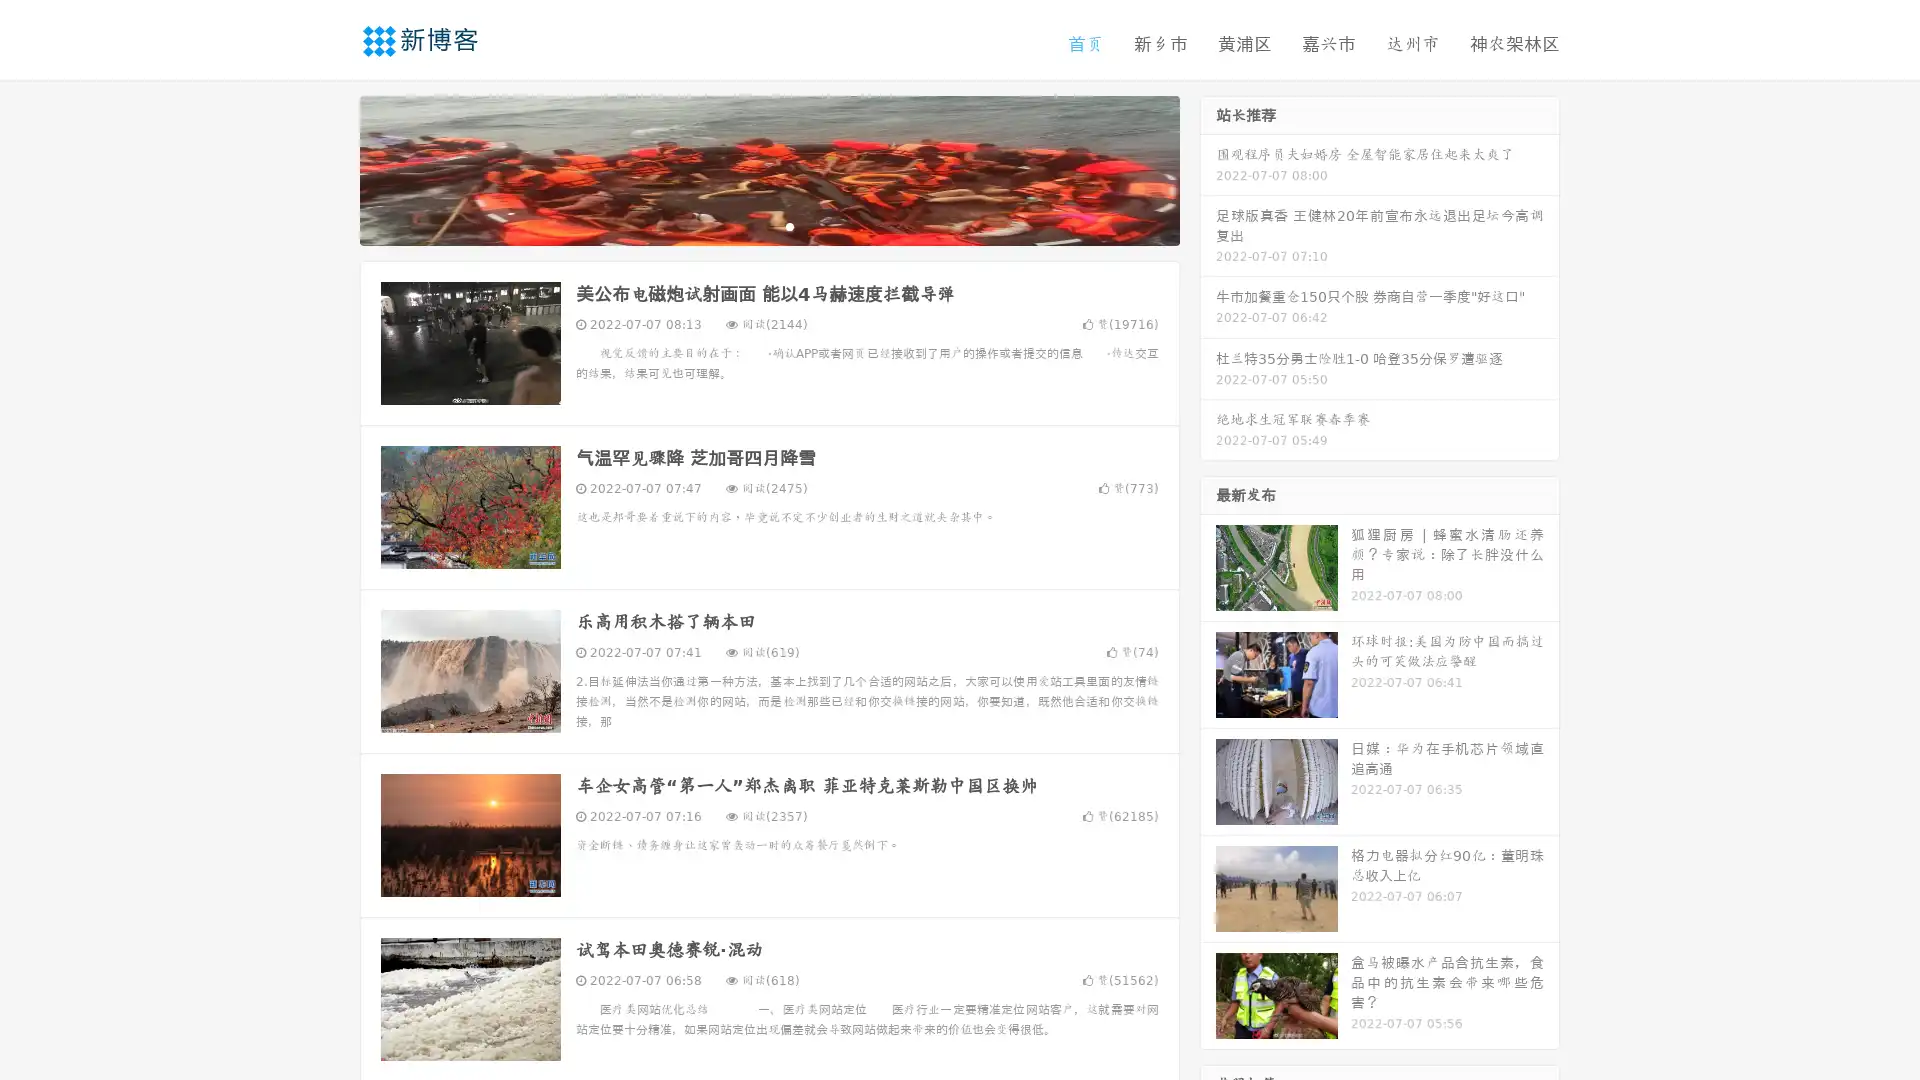  What do you see at coordinates (768, 225) in the screenshot?
I see `Go to slide 2` at bounding box center [768, 225].